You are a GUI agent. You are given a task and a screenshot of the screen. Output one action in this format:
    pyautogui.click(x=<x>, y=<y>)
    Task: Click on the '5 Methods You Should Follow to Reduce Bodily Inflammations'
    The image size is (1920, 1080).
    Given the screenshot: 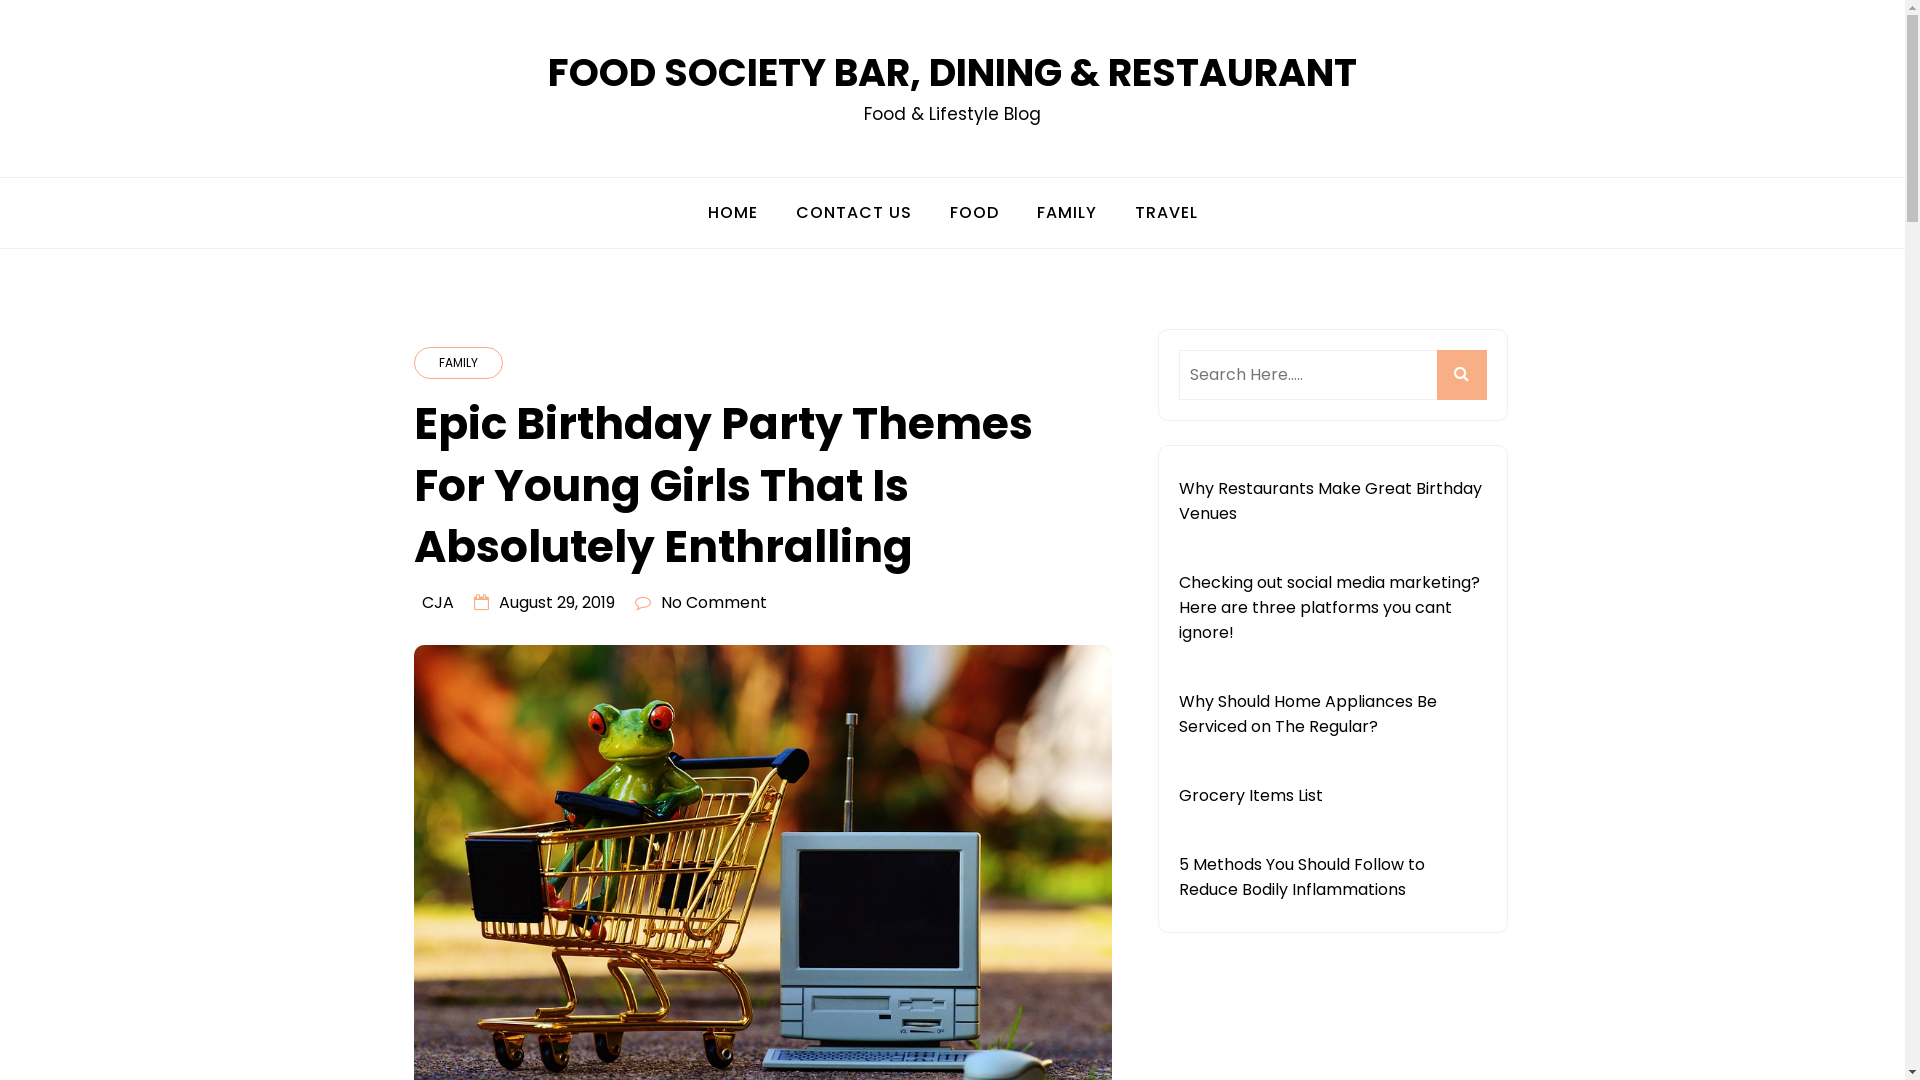 What is the action you would take?
    pyautogui.click(x=1300, y=875)
    